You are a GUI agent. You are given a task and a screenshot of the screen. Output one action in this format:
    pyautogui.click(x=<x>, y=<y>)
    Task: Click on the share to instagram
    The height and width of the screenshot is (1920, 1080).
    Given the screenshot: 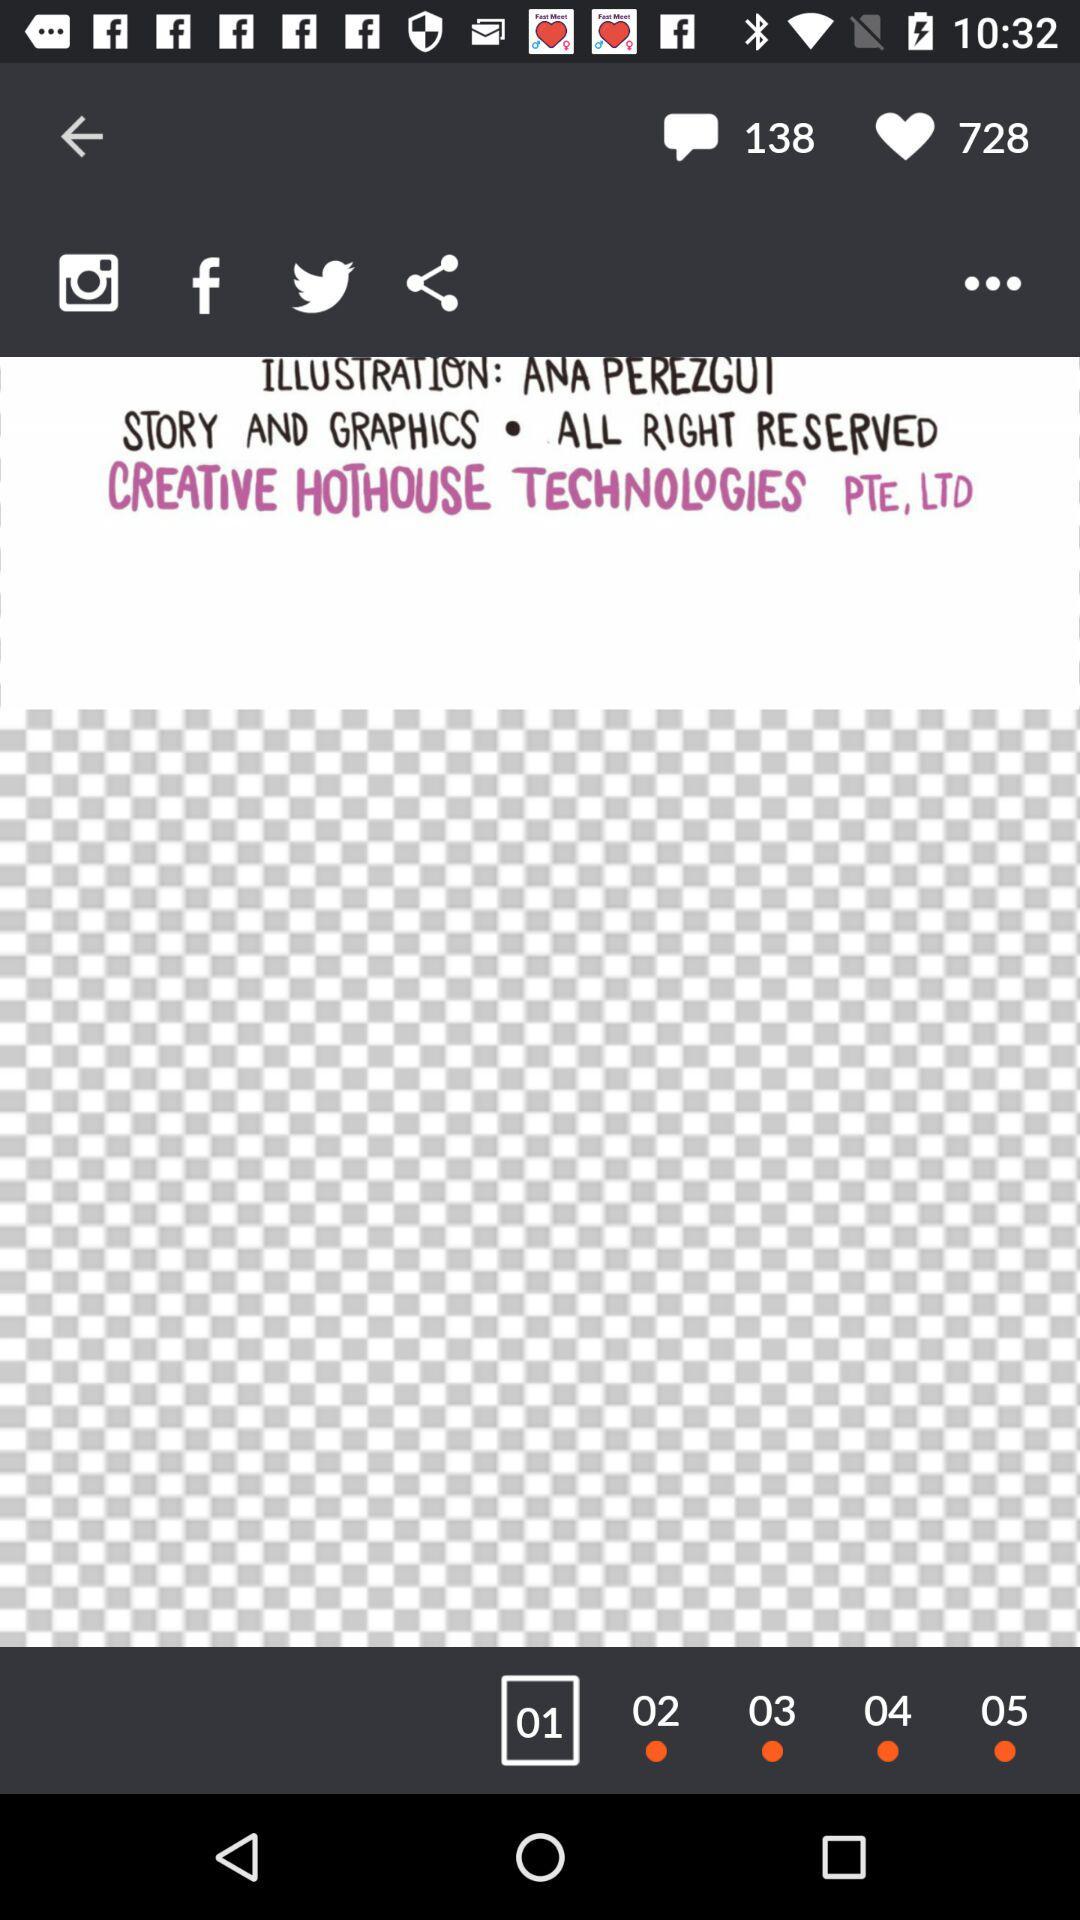 What is the action you would take?
    pyautogui.click(x=87, y=282)
    